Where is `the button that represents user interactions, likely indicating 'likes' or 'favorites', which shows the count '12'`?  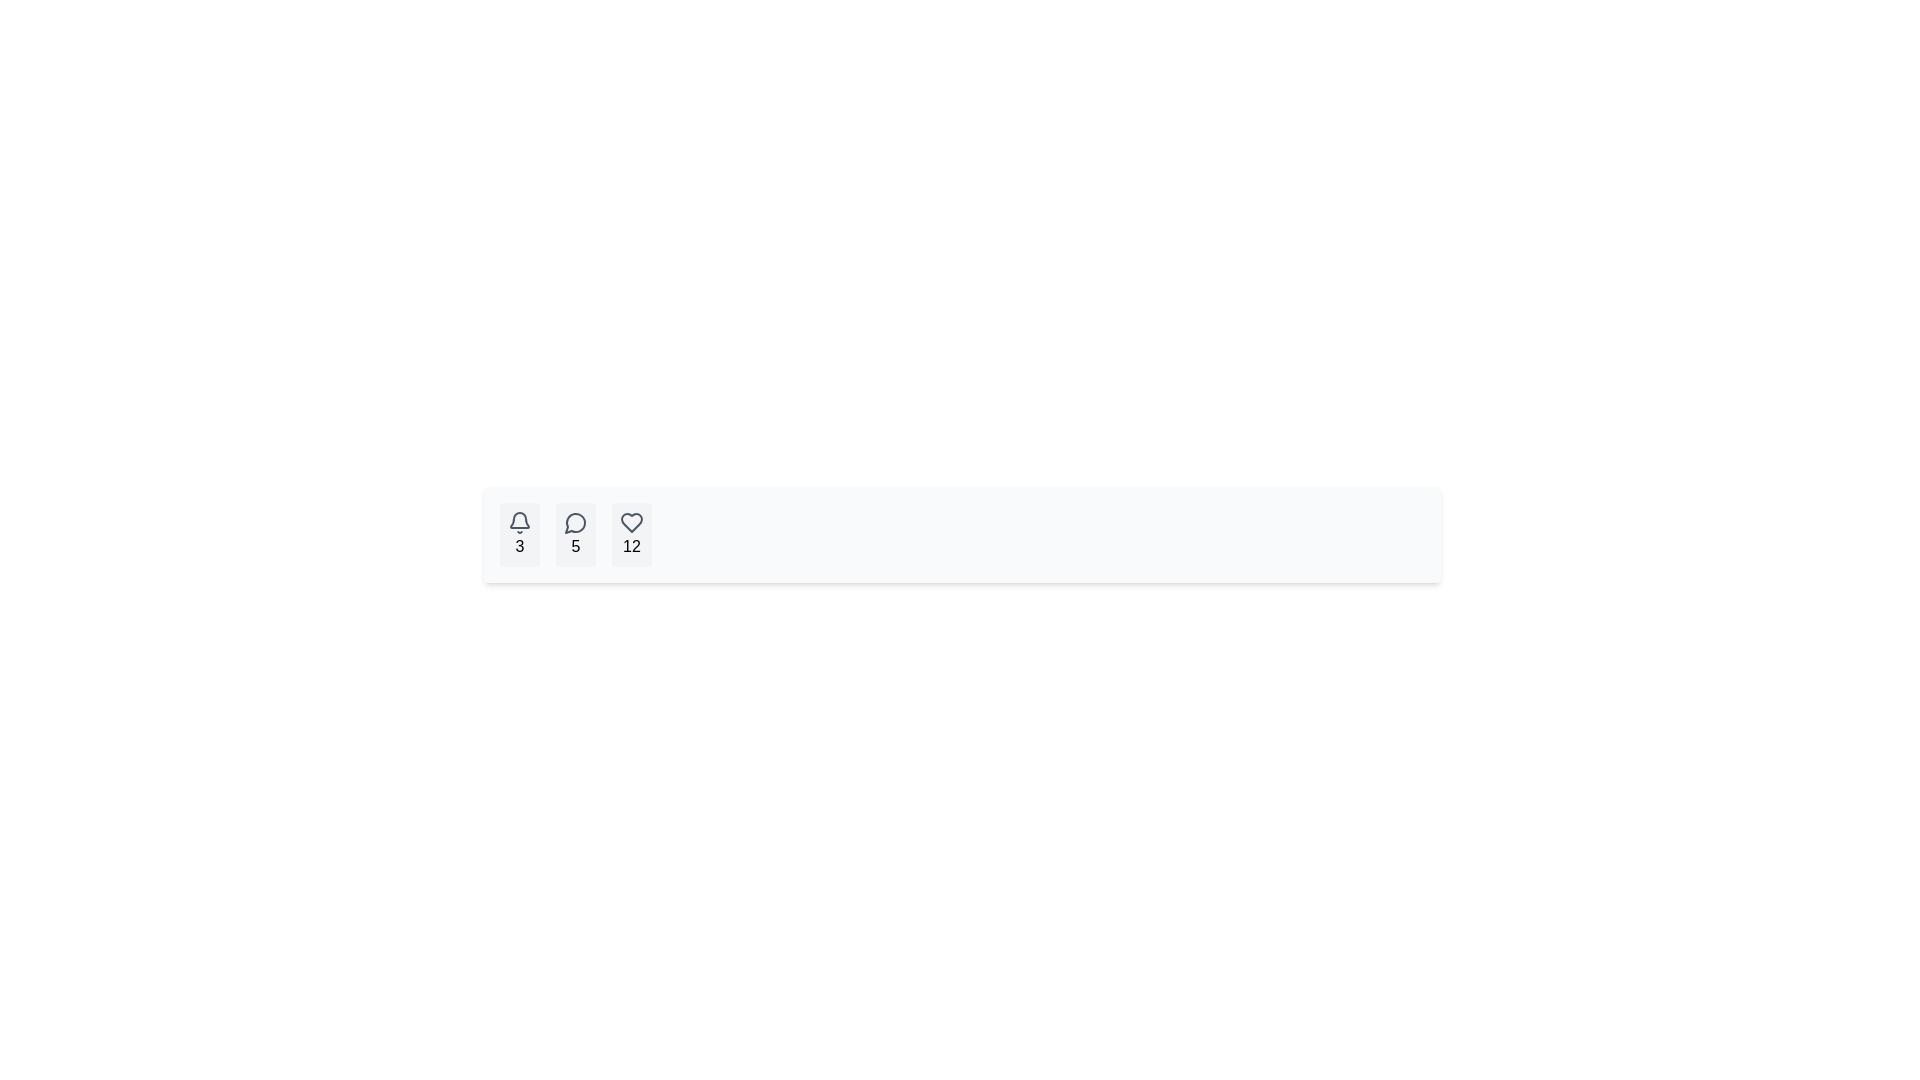 the button that represents user interactions, likely indicating 'likes' or 'favorites', which shows the count '12' is located at coordinates (631, 534).